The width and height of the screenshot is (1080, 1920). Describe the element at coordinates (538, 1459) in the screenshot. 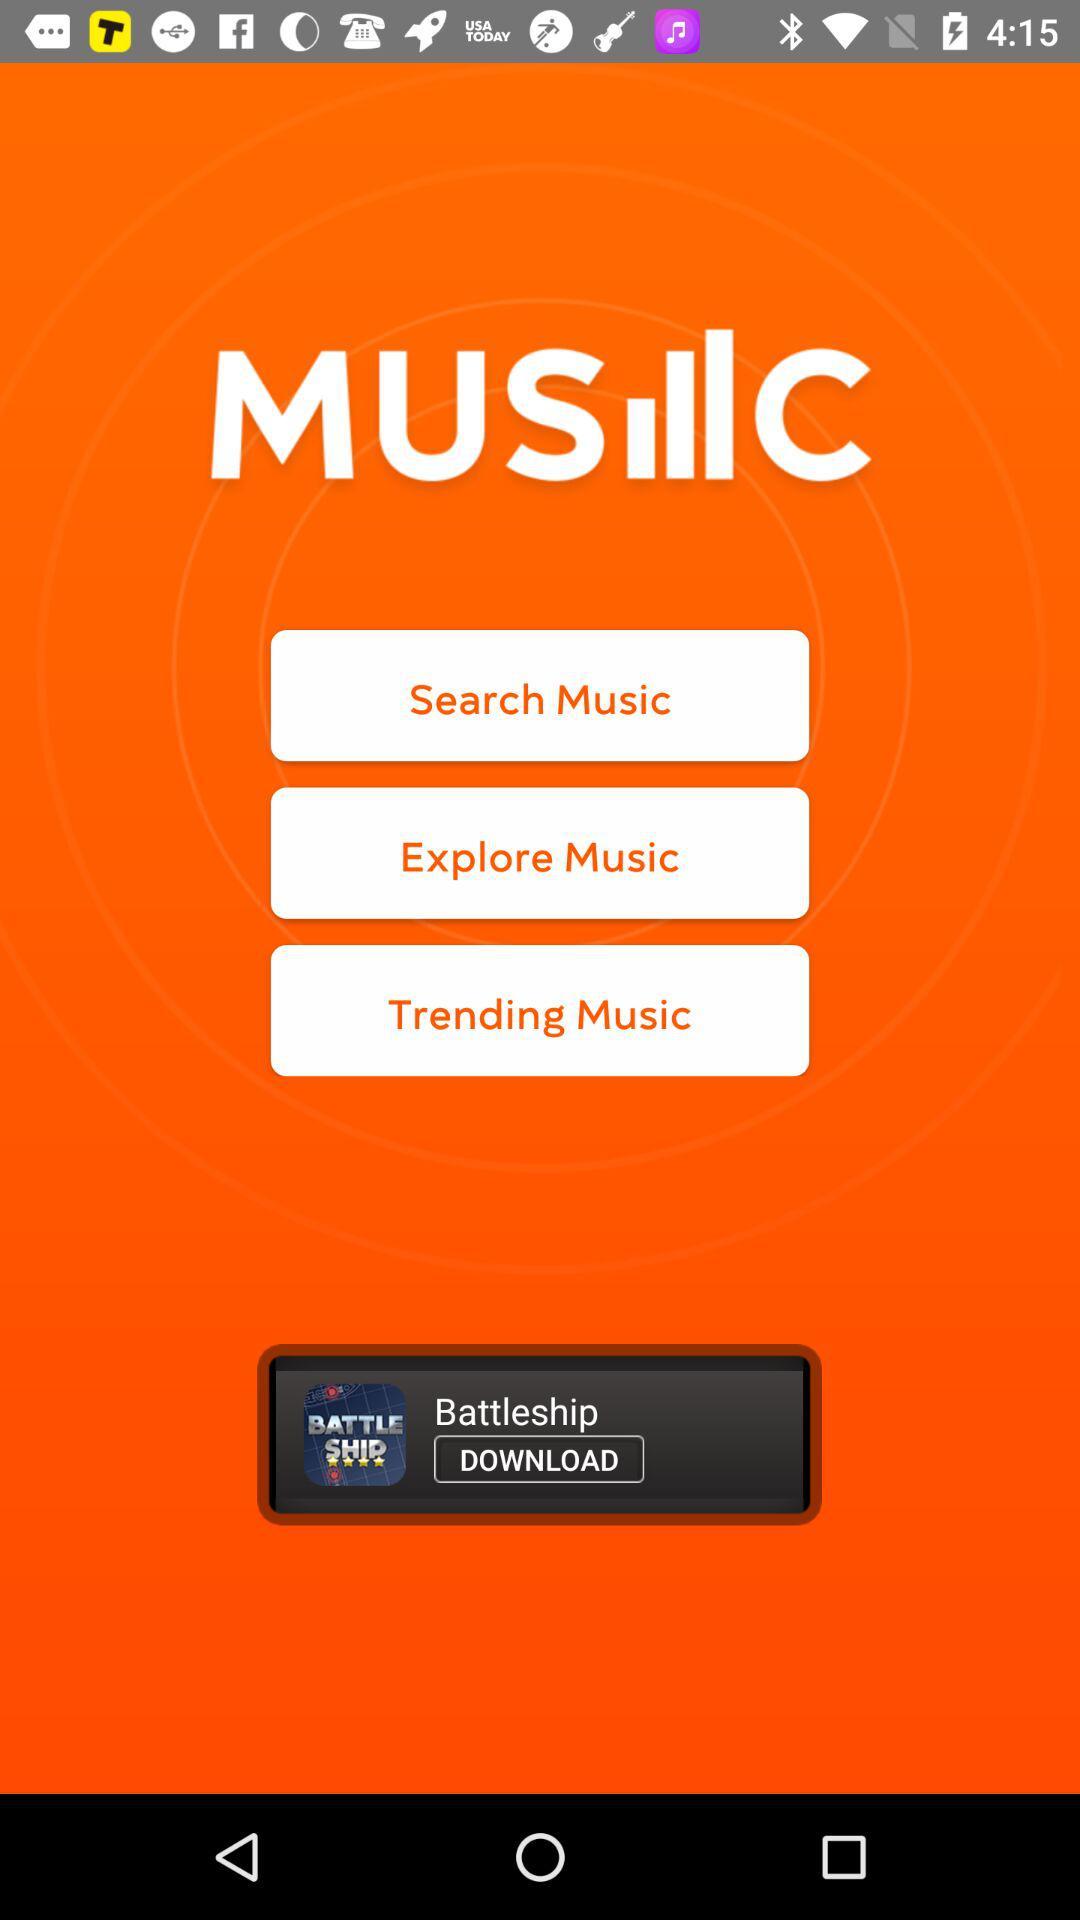

I see `item below the battleship icon` at that location.